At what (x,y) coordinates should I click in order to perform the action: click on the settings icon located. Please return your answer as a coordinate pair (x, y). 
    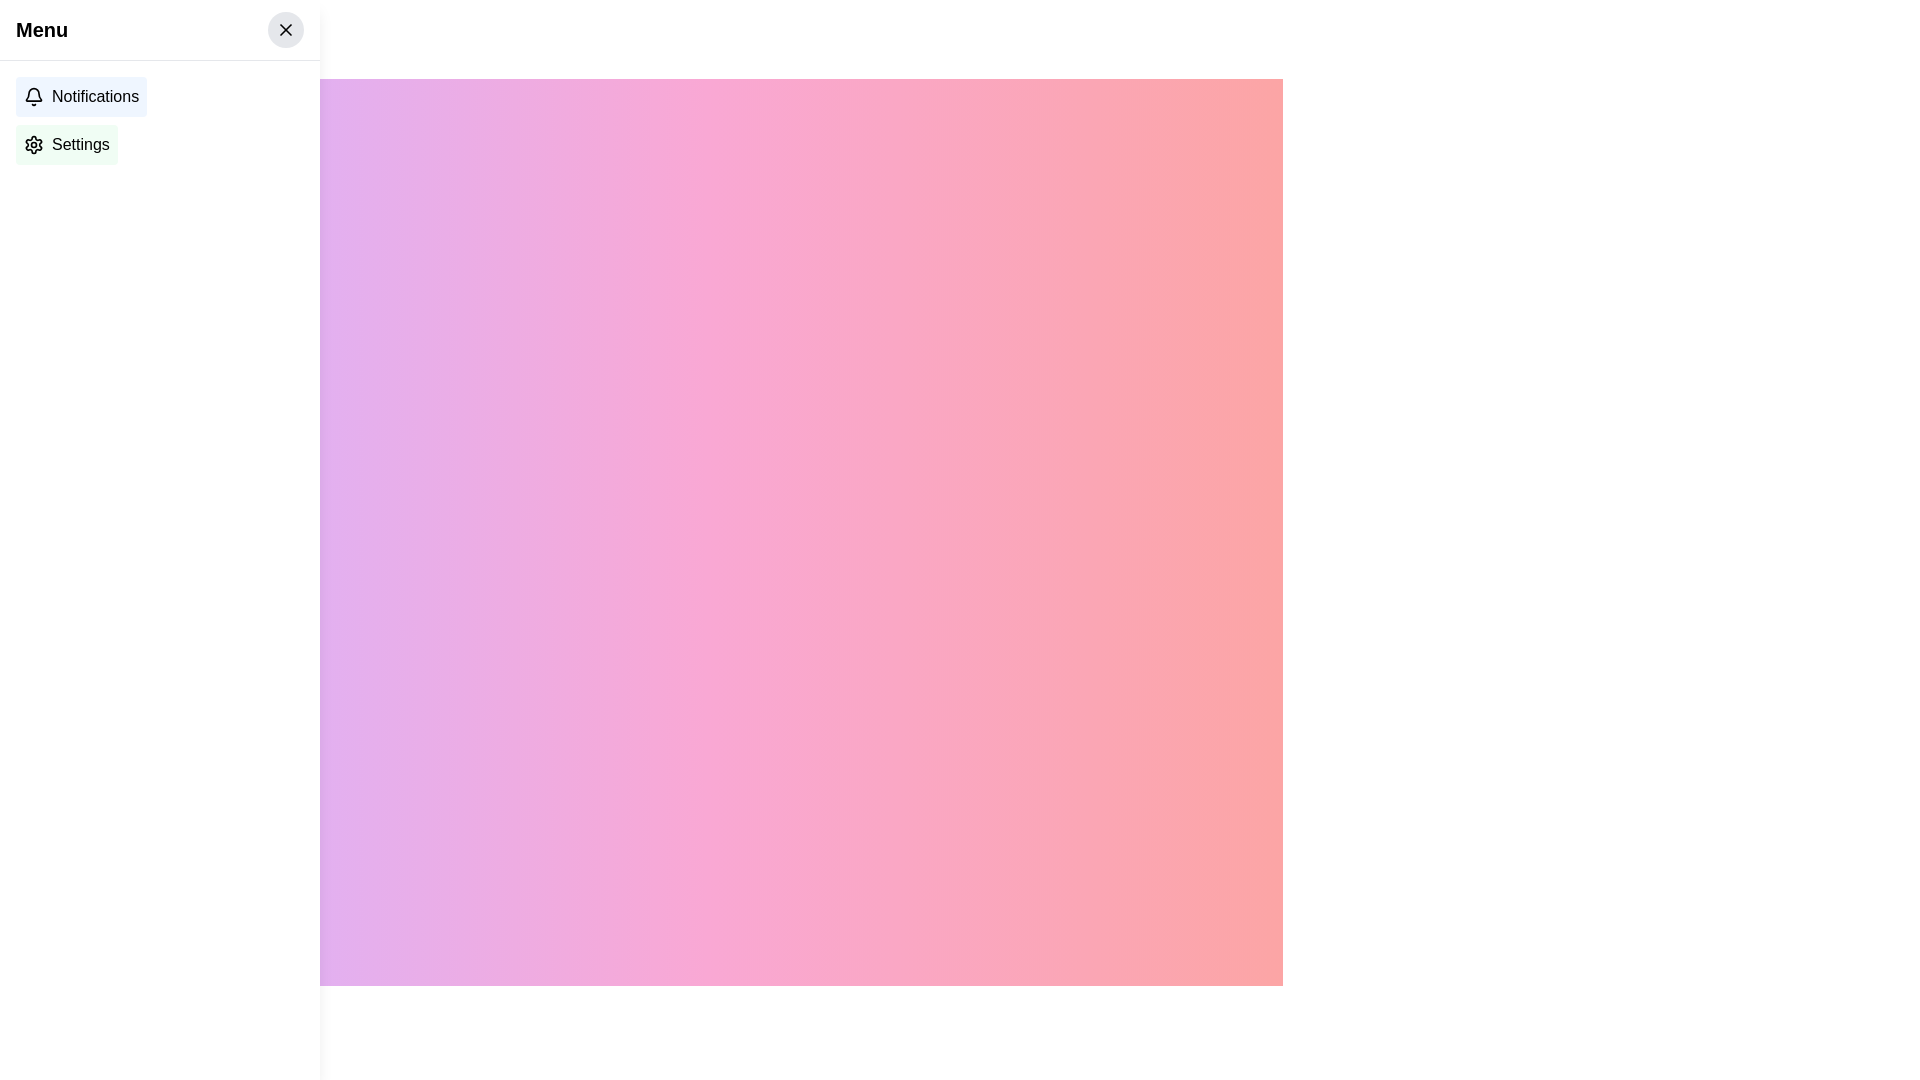
    Looking at the image, I should click on (33, 144).